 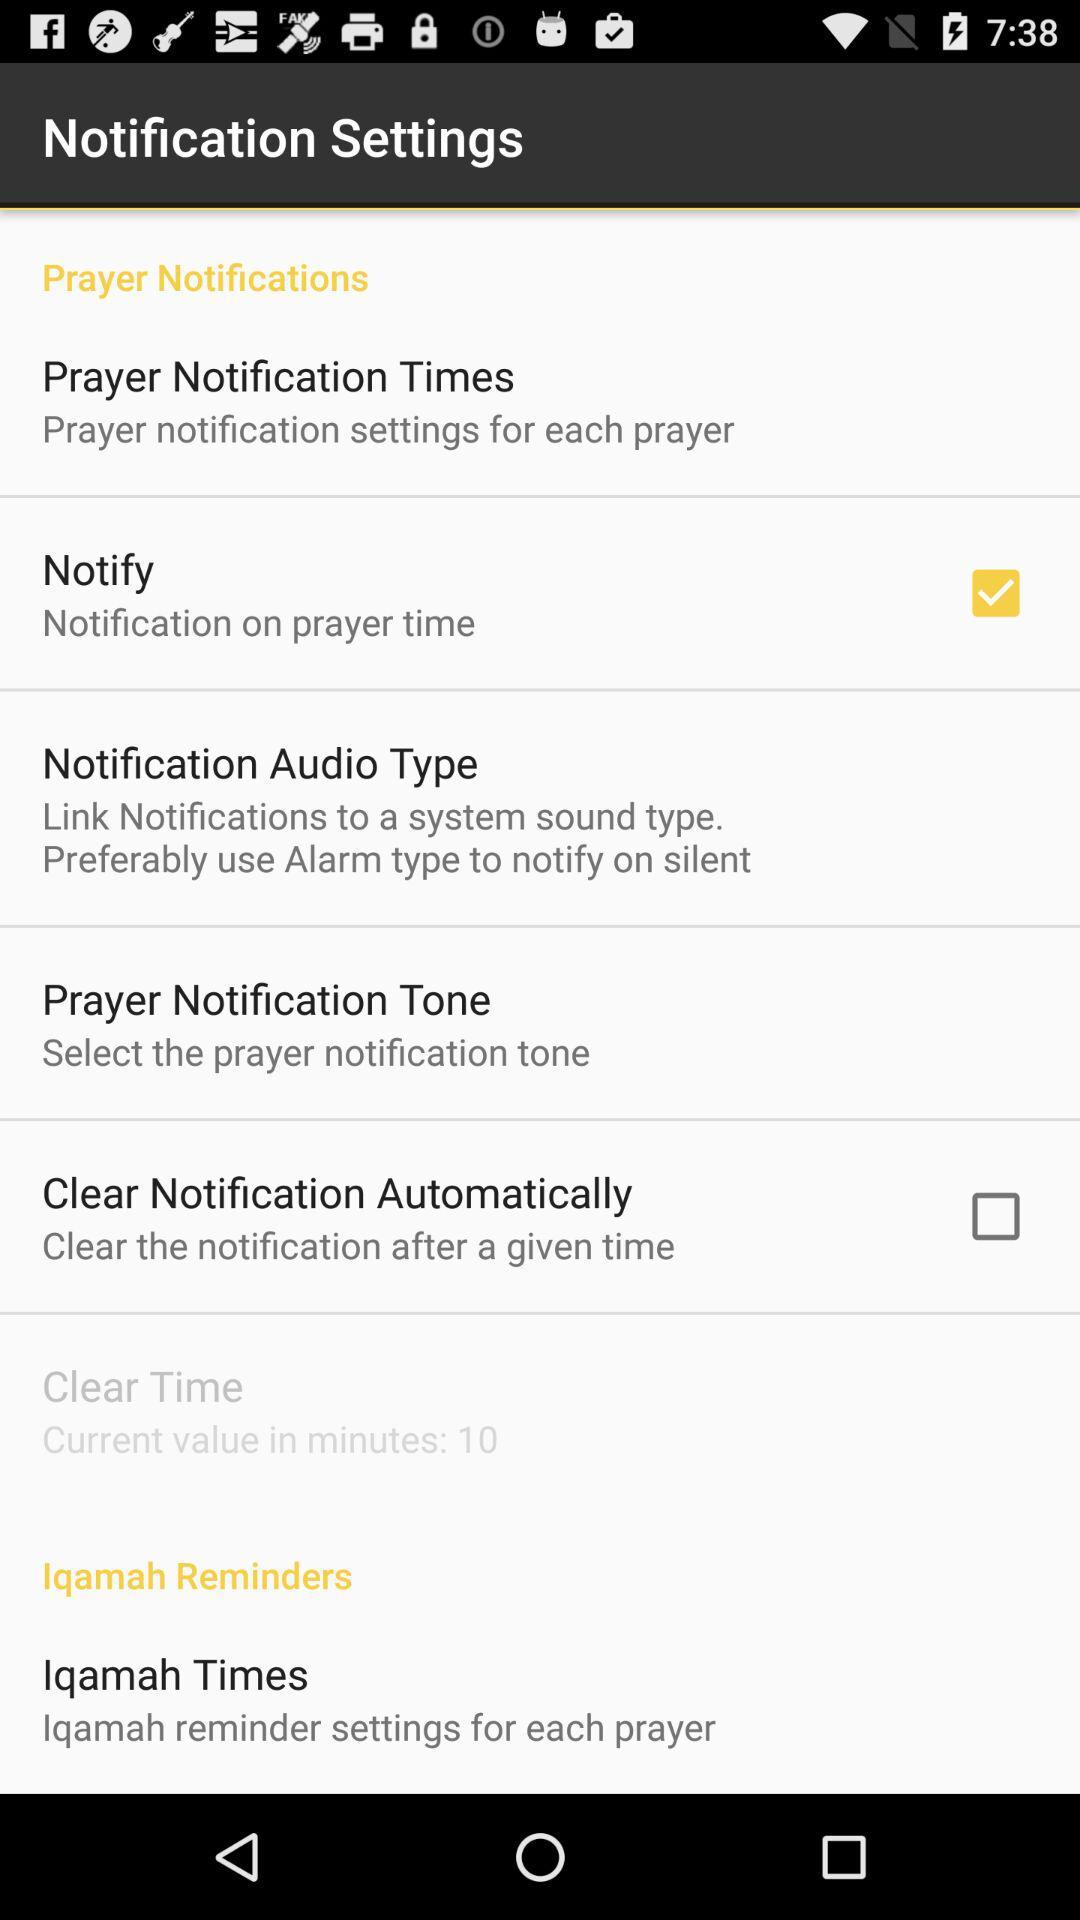 What do you see at coordinates (379, 1725) in the screenshot?
I see `the item below iqamah times item` at bounding box center [379, 1725].